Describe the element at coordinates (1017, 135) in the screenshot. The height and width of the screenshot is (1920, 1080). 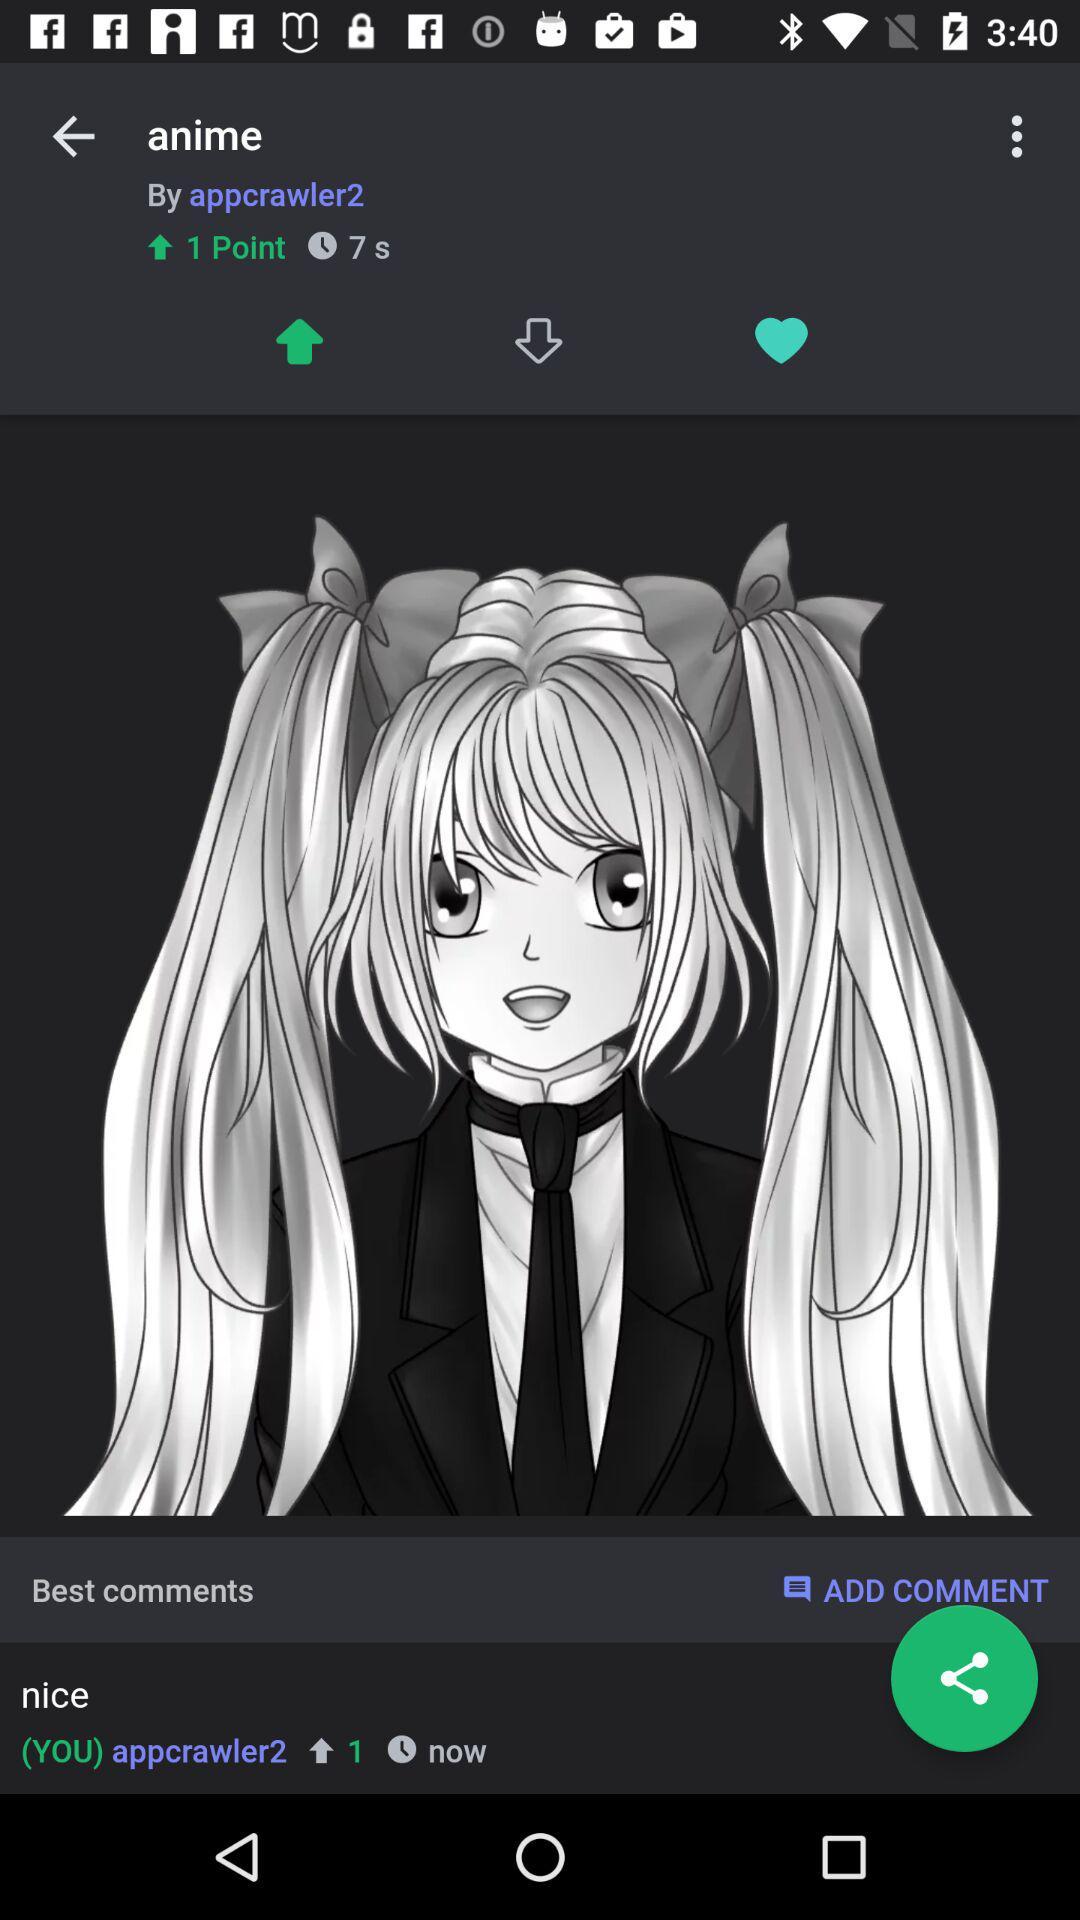
I see `options` at that location.